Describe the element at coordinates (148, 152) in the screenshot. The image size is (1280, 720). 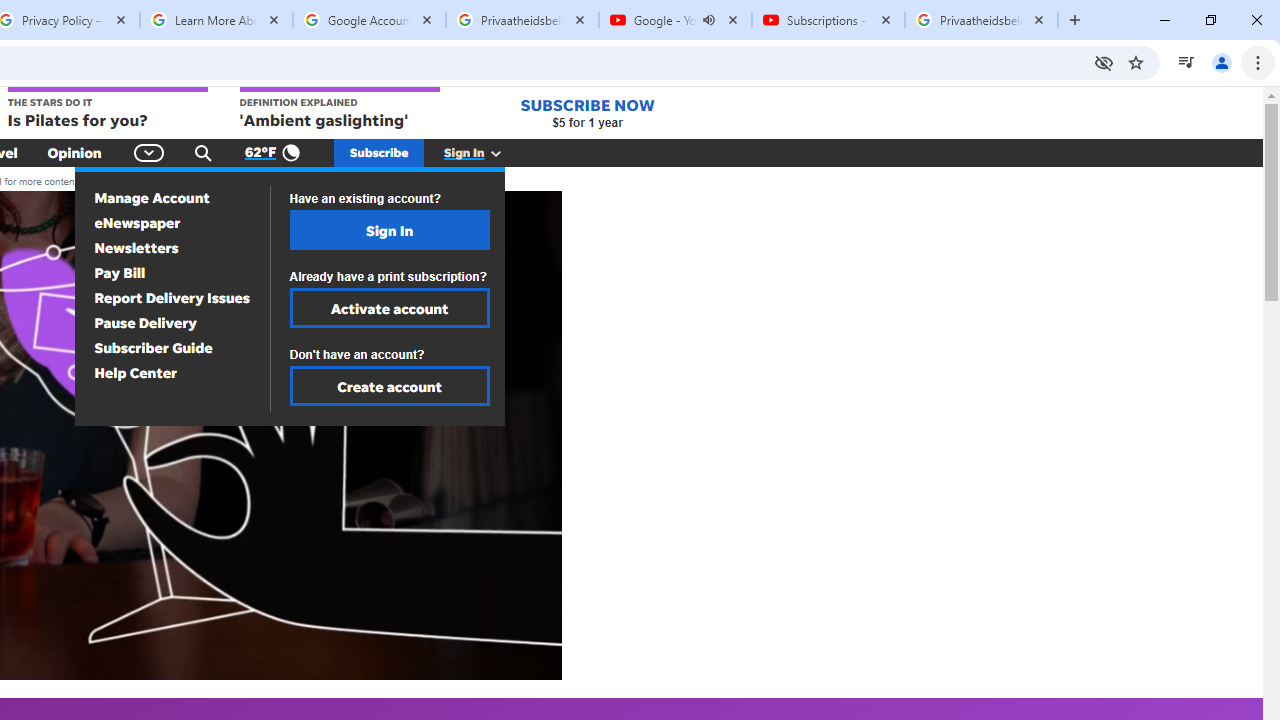
I see `'Global Navigation'` at that location.